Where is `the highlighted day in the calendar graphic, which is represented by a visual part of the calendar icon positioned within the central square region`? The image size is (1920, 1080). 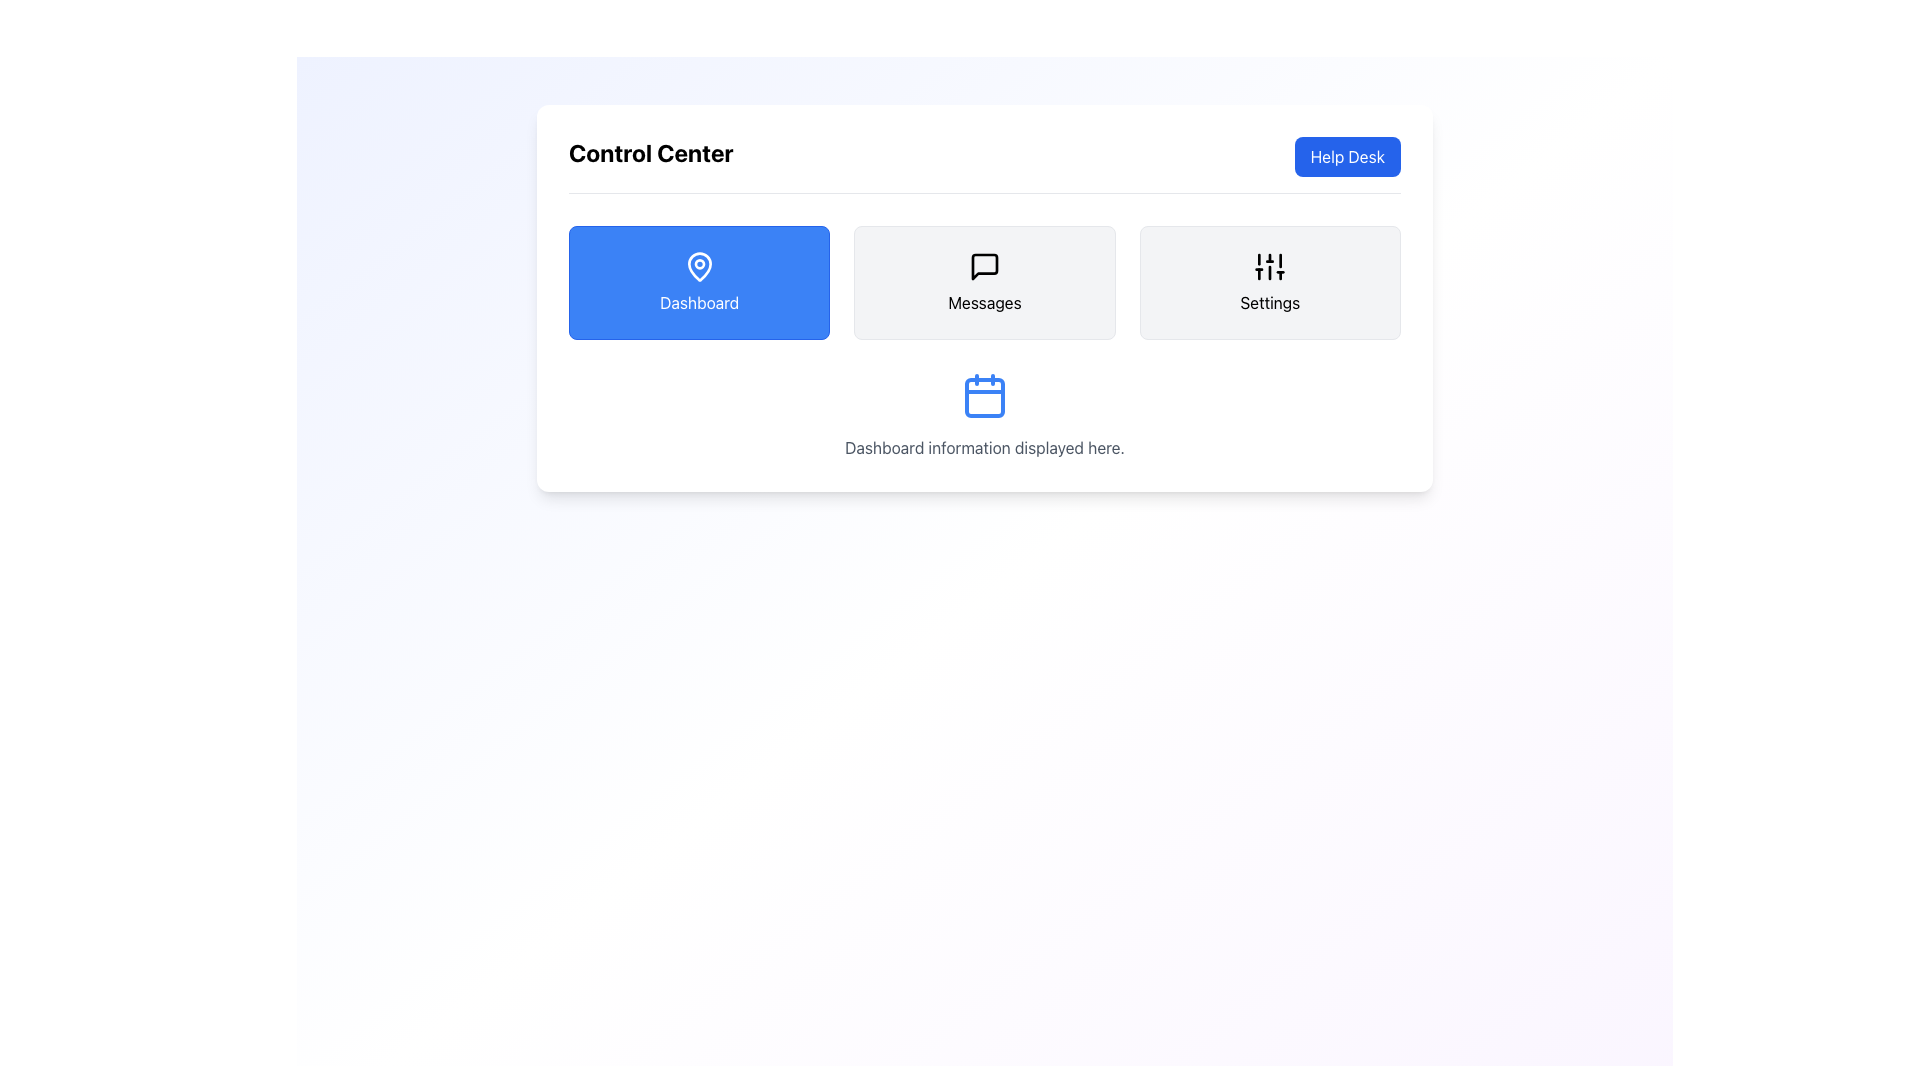
the highlighted day in the calendar graphic, which is represented by a visual part of the calendar icon positioned within the central square region is located at coordinates (984, 397).